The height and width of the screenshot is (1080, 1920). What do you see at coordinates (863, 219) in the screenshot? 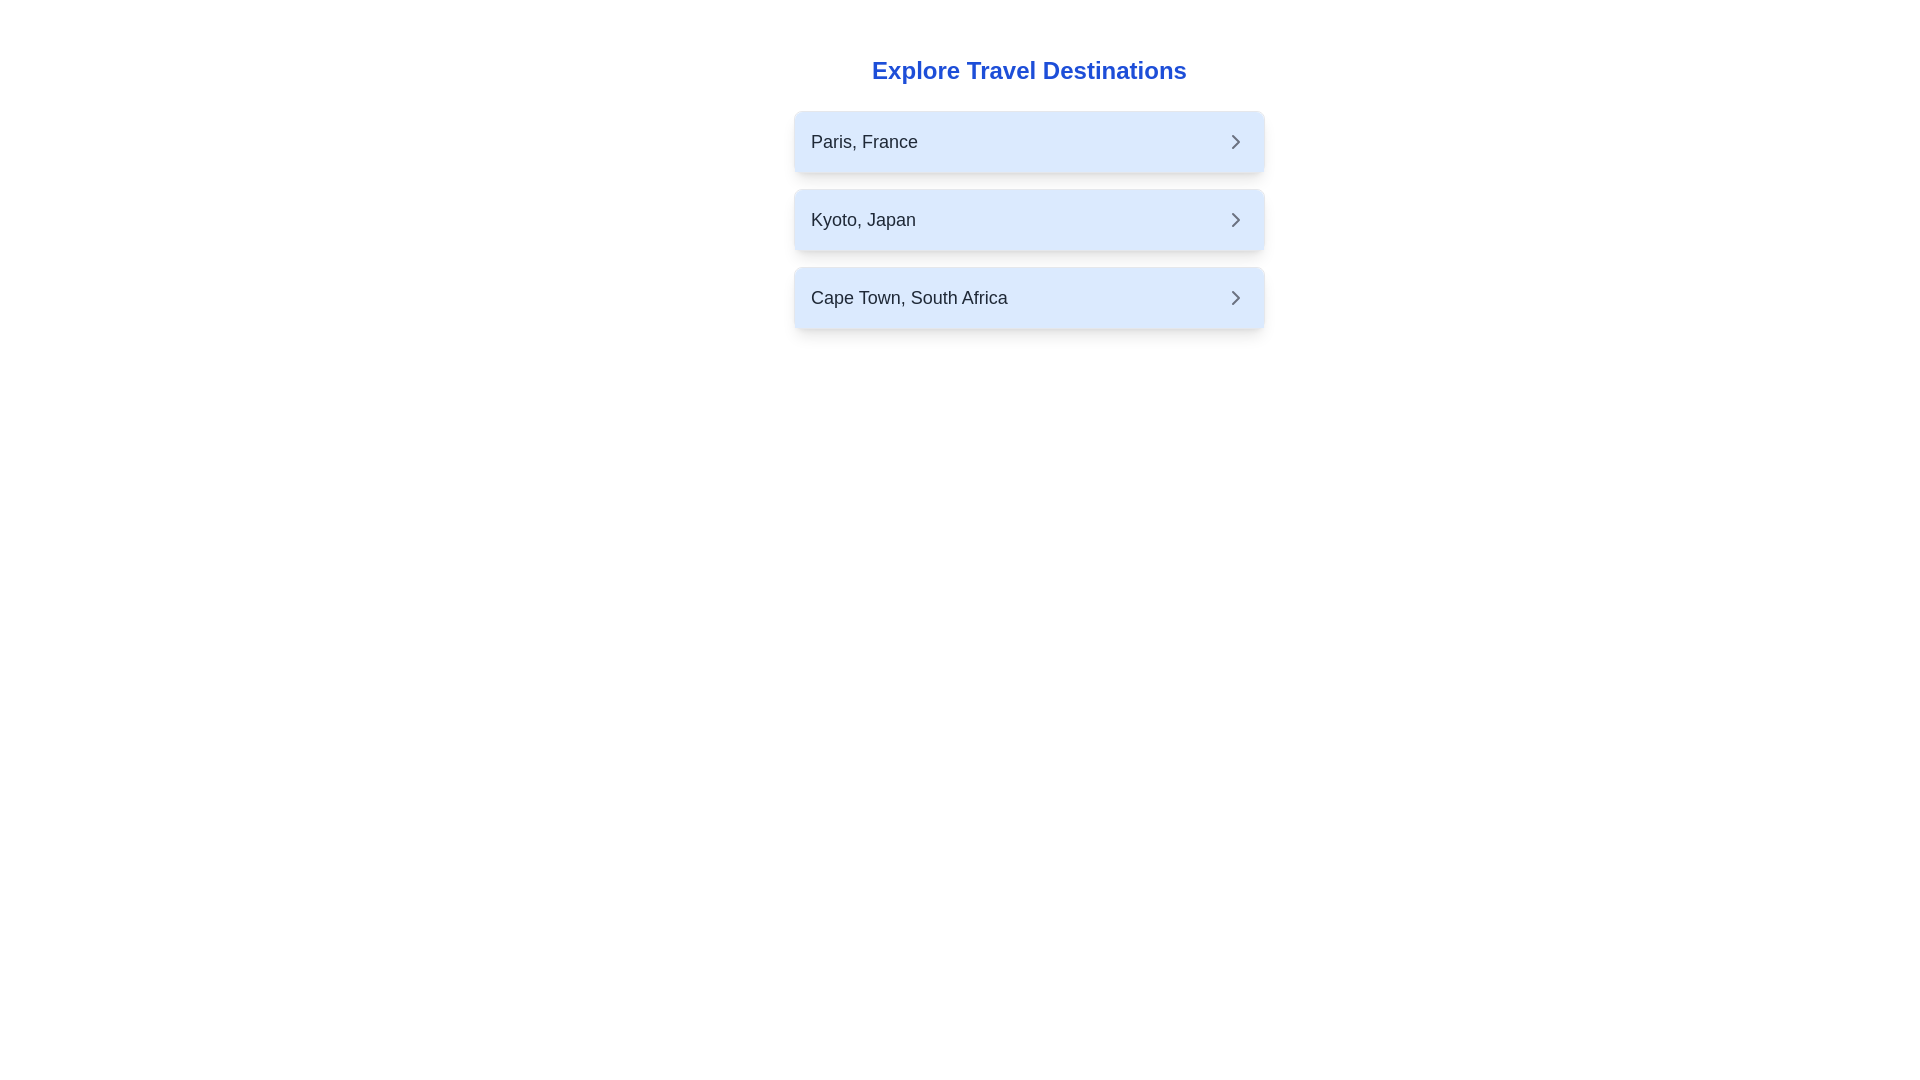
I see `the text label displaying 'Kyoto, Japan', which is styled with a large font size and dark gray color, located in the center-left part of the second card in a vertically stacked list of options` at bounding box center [863, 219].